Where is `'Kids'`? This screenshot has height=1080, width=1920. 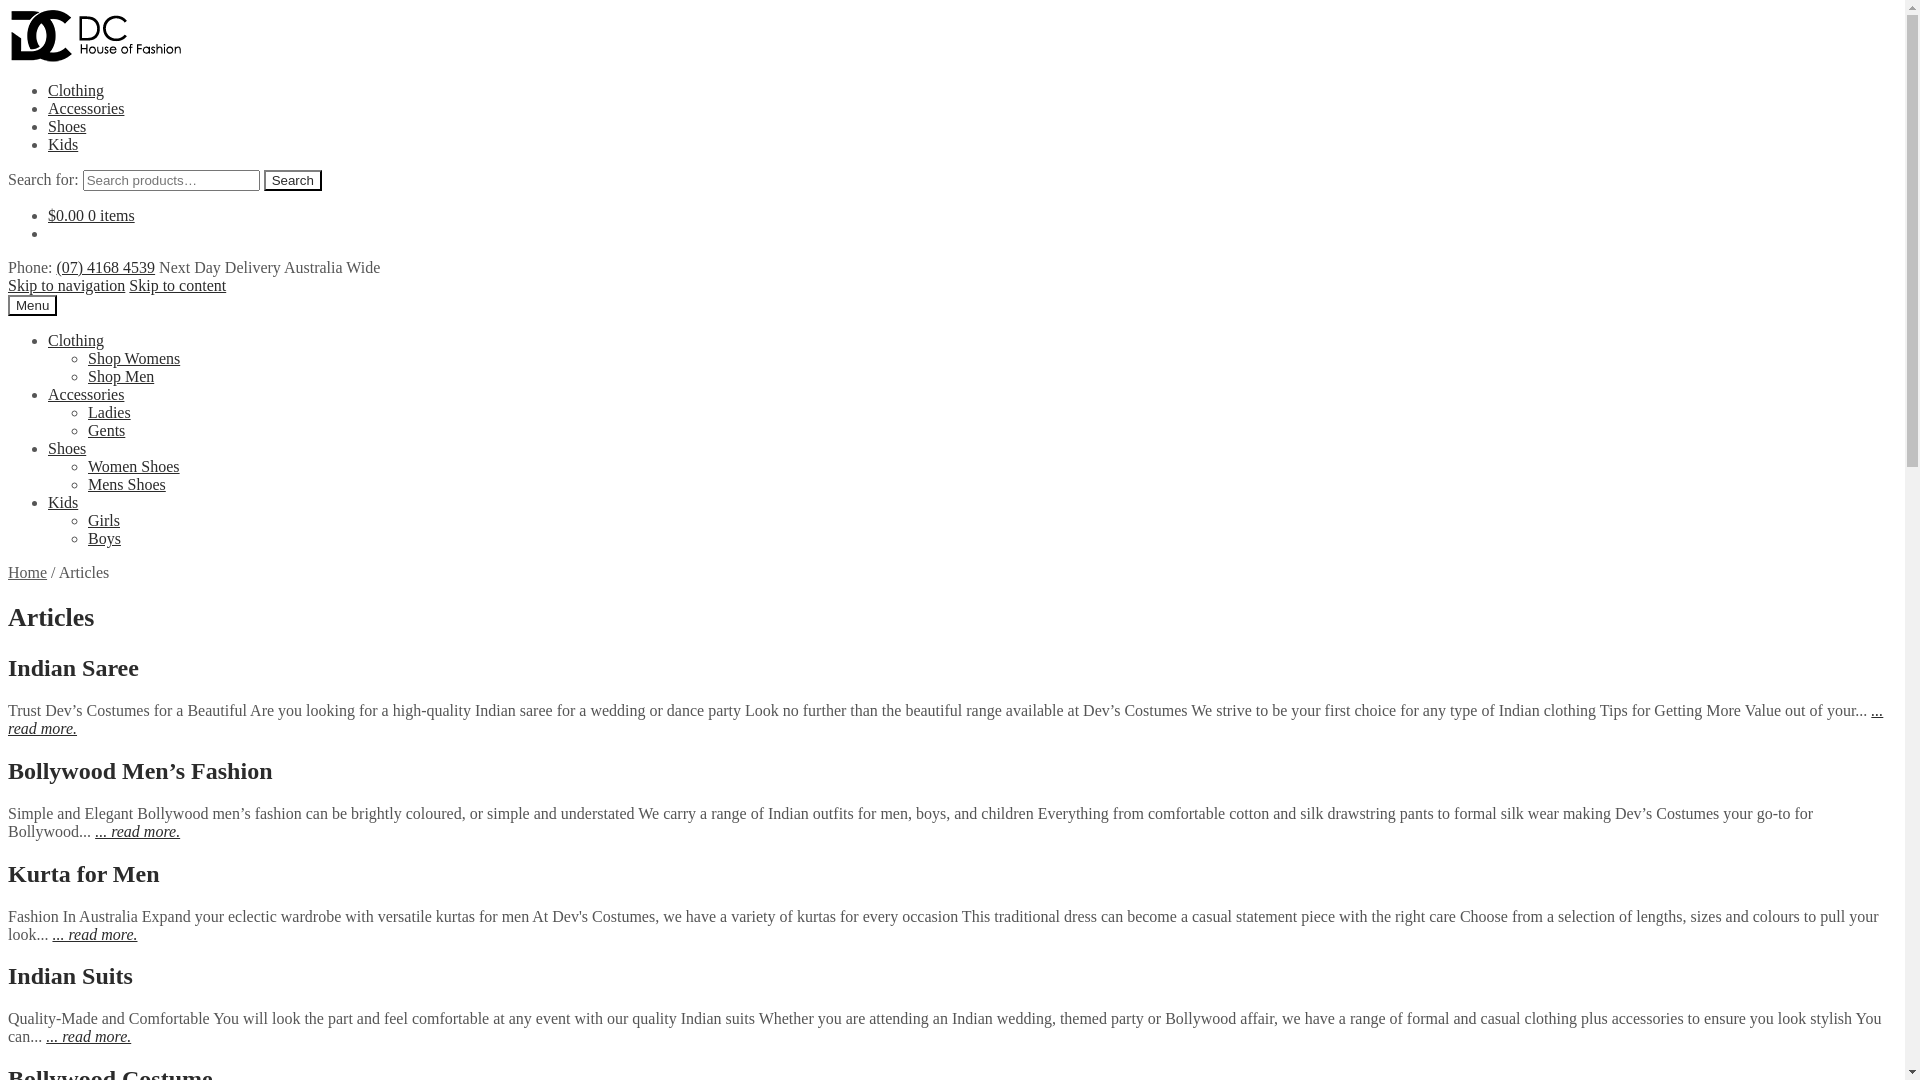 'Kids' is located at coordinates (62, 501).